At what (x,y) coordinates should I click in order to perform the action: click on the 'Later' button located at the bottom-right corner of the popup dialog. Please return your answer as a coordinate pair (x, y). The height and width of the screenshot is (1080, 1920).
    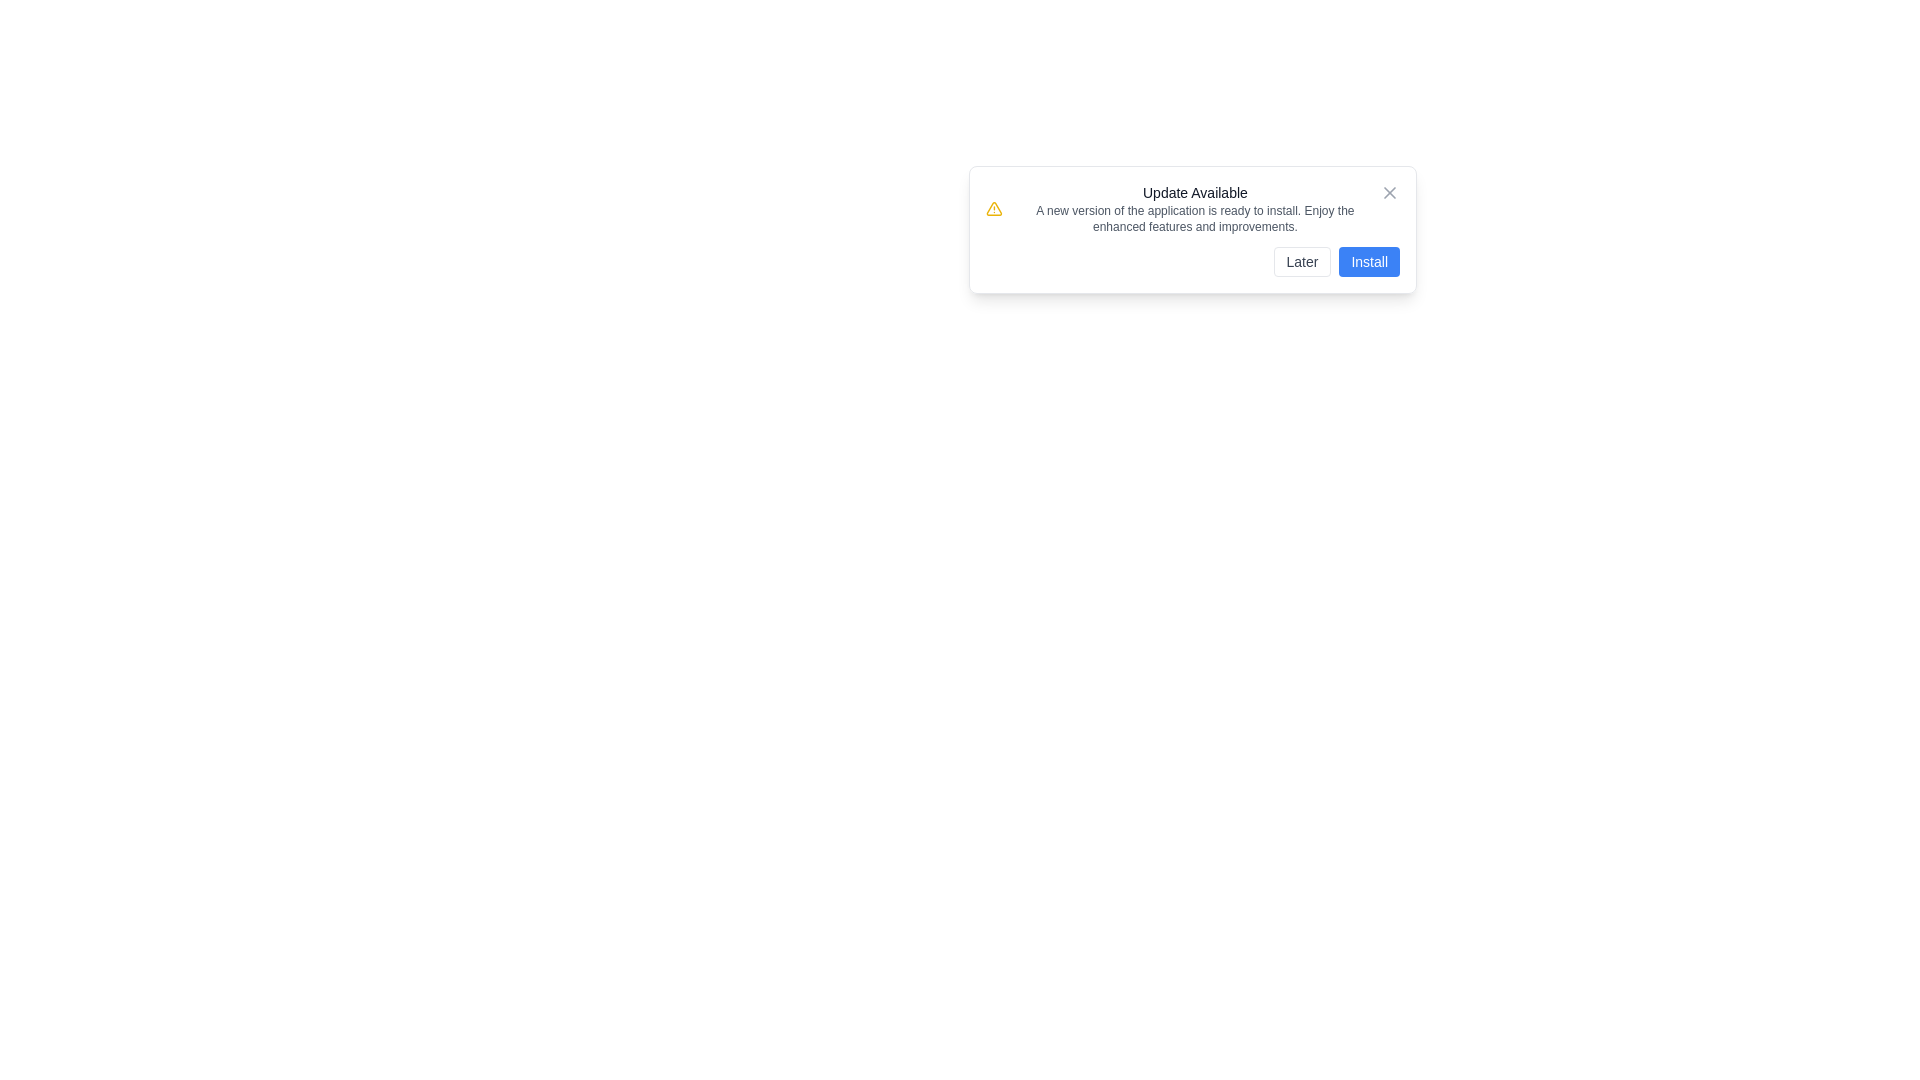
    Looking at the image, I should click on (1302, 261).